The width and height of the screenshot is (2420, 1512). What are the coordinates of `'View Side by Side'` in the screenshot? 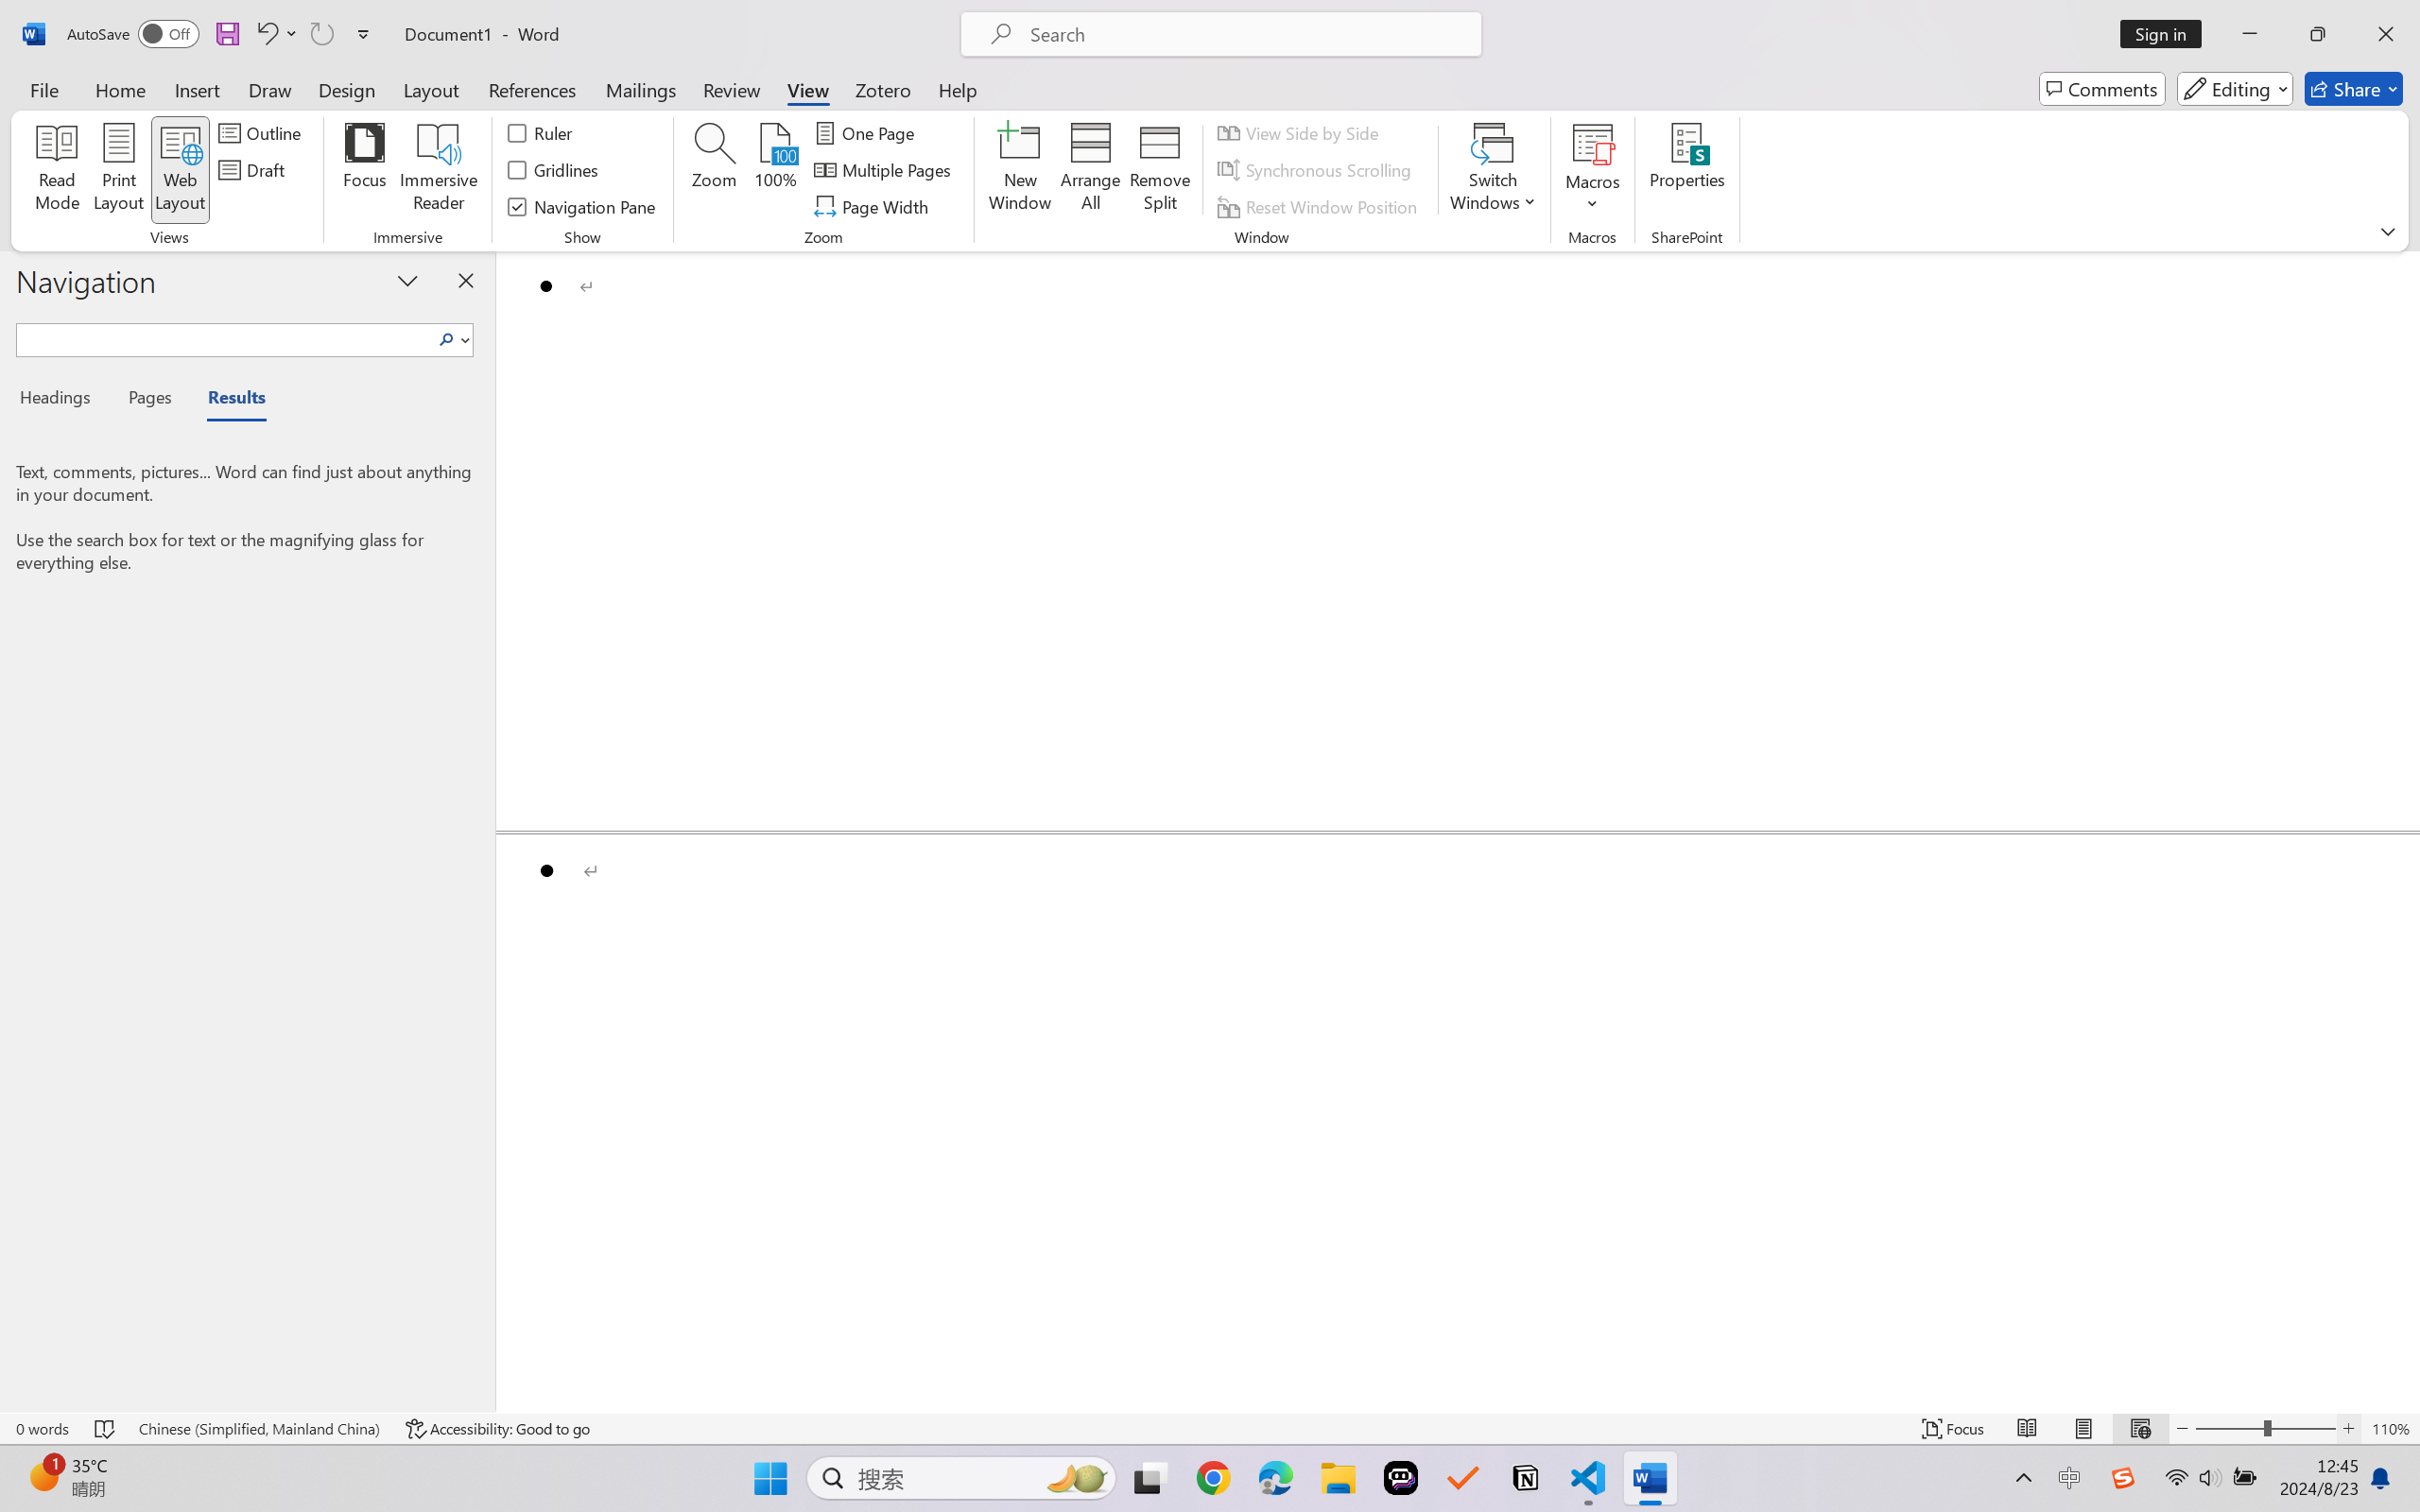 It's located at (1301, 131).